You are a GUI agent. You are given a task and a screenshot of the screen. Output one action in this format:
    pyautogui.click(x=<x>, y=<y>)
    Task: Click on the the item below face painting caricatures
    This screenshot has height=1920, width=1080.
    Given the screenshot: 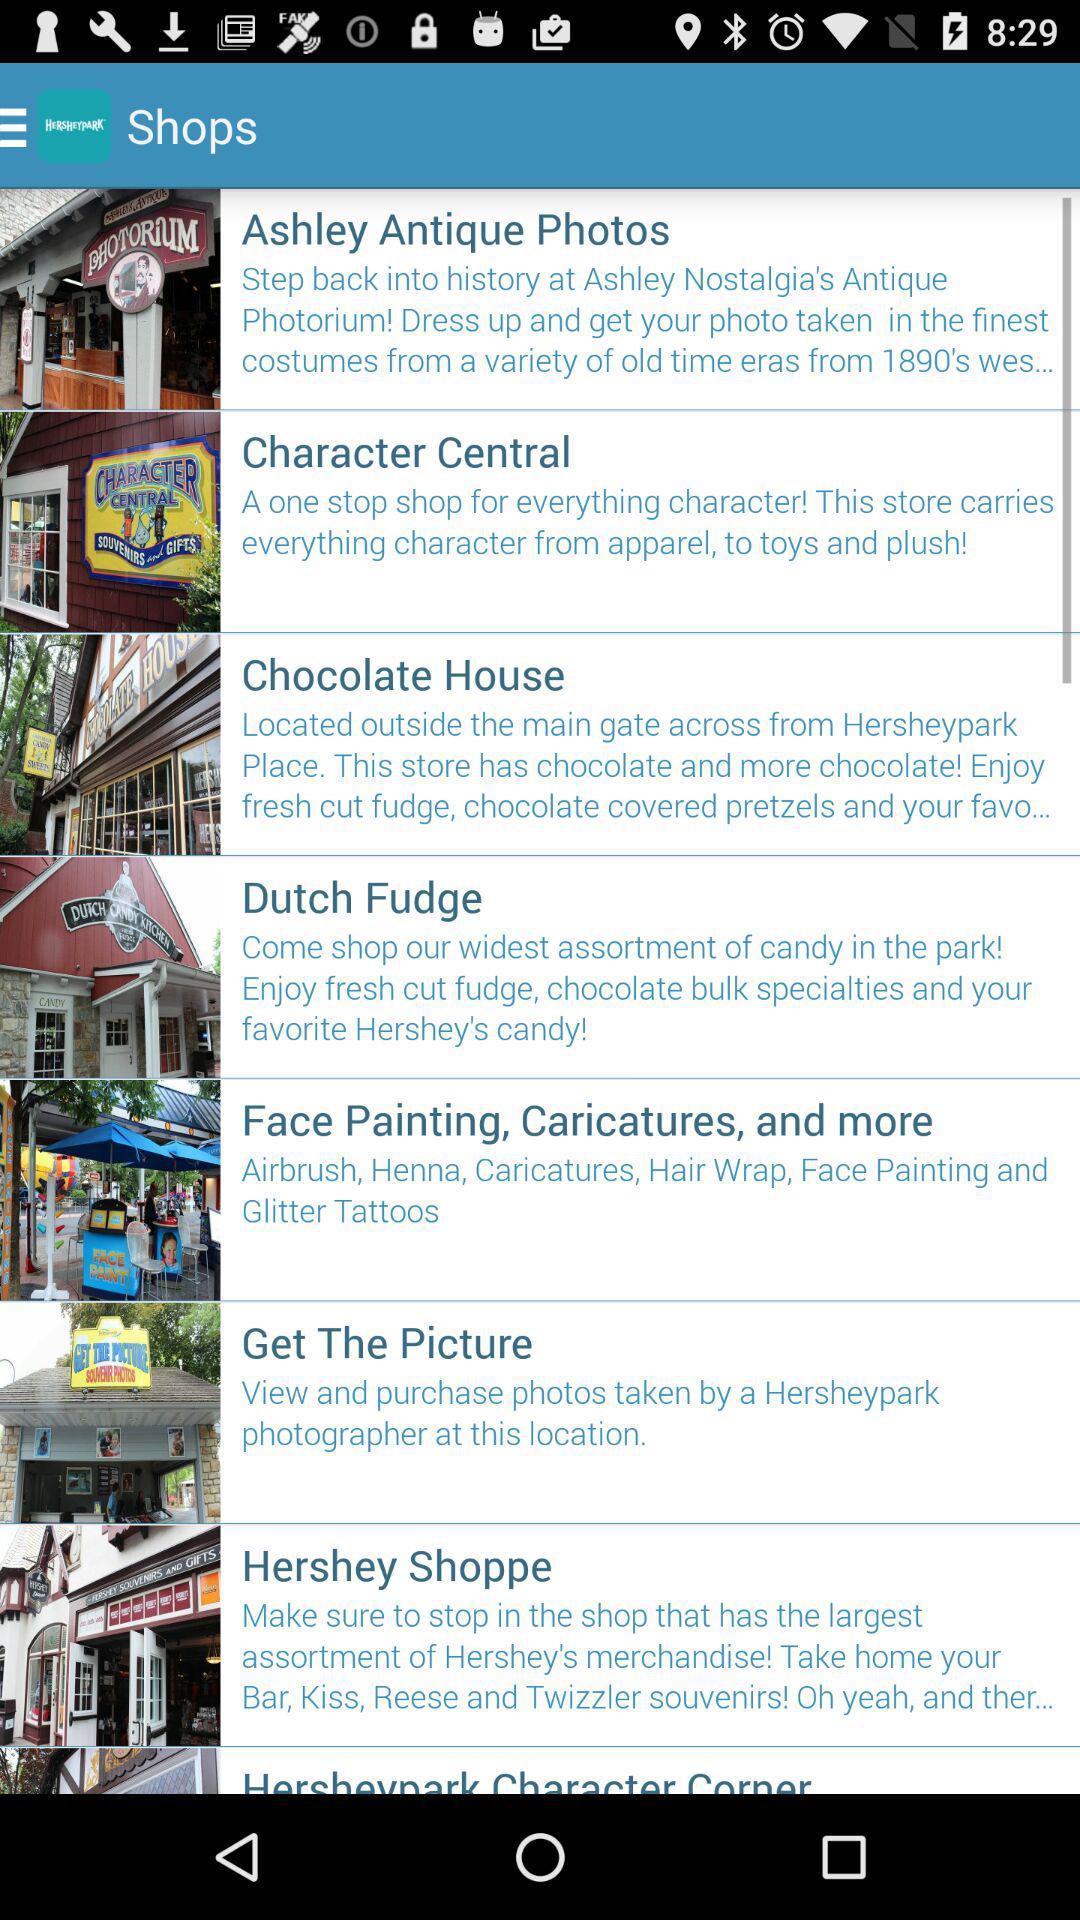 What is the action you would take?
    pyautogui.click(x=650, y=1217)
    